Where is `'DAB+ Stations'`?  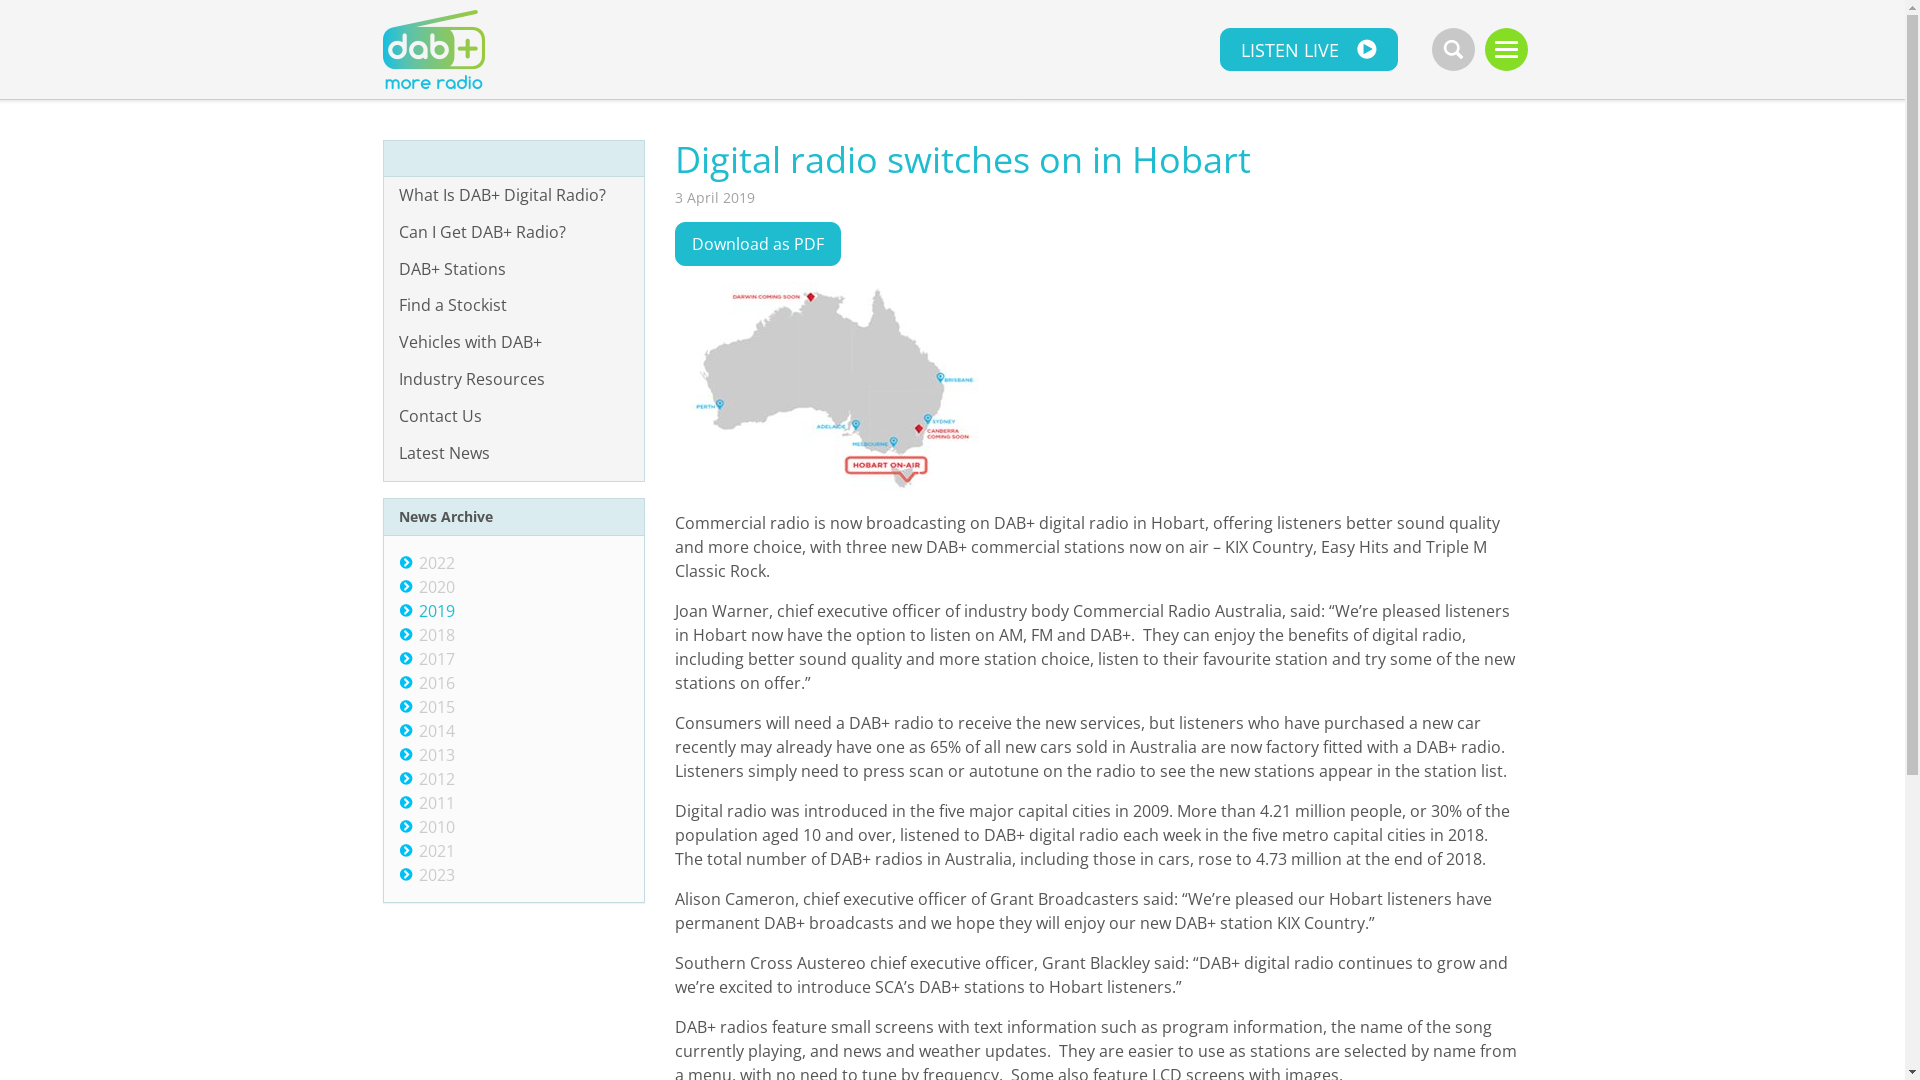 'DAB+ Stations' is located at coordinates (514, 268).